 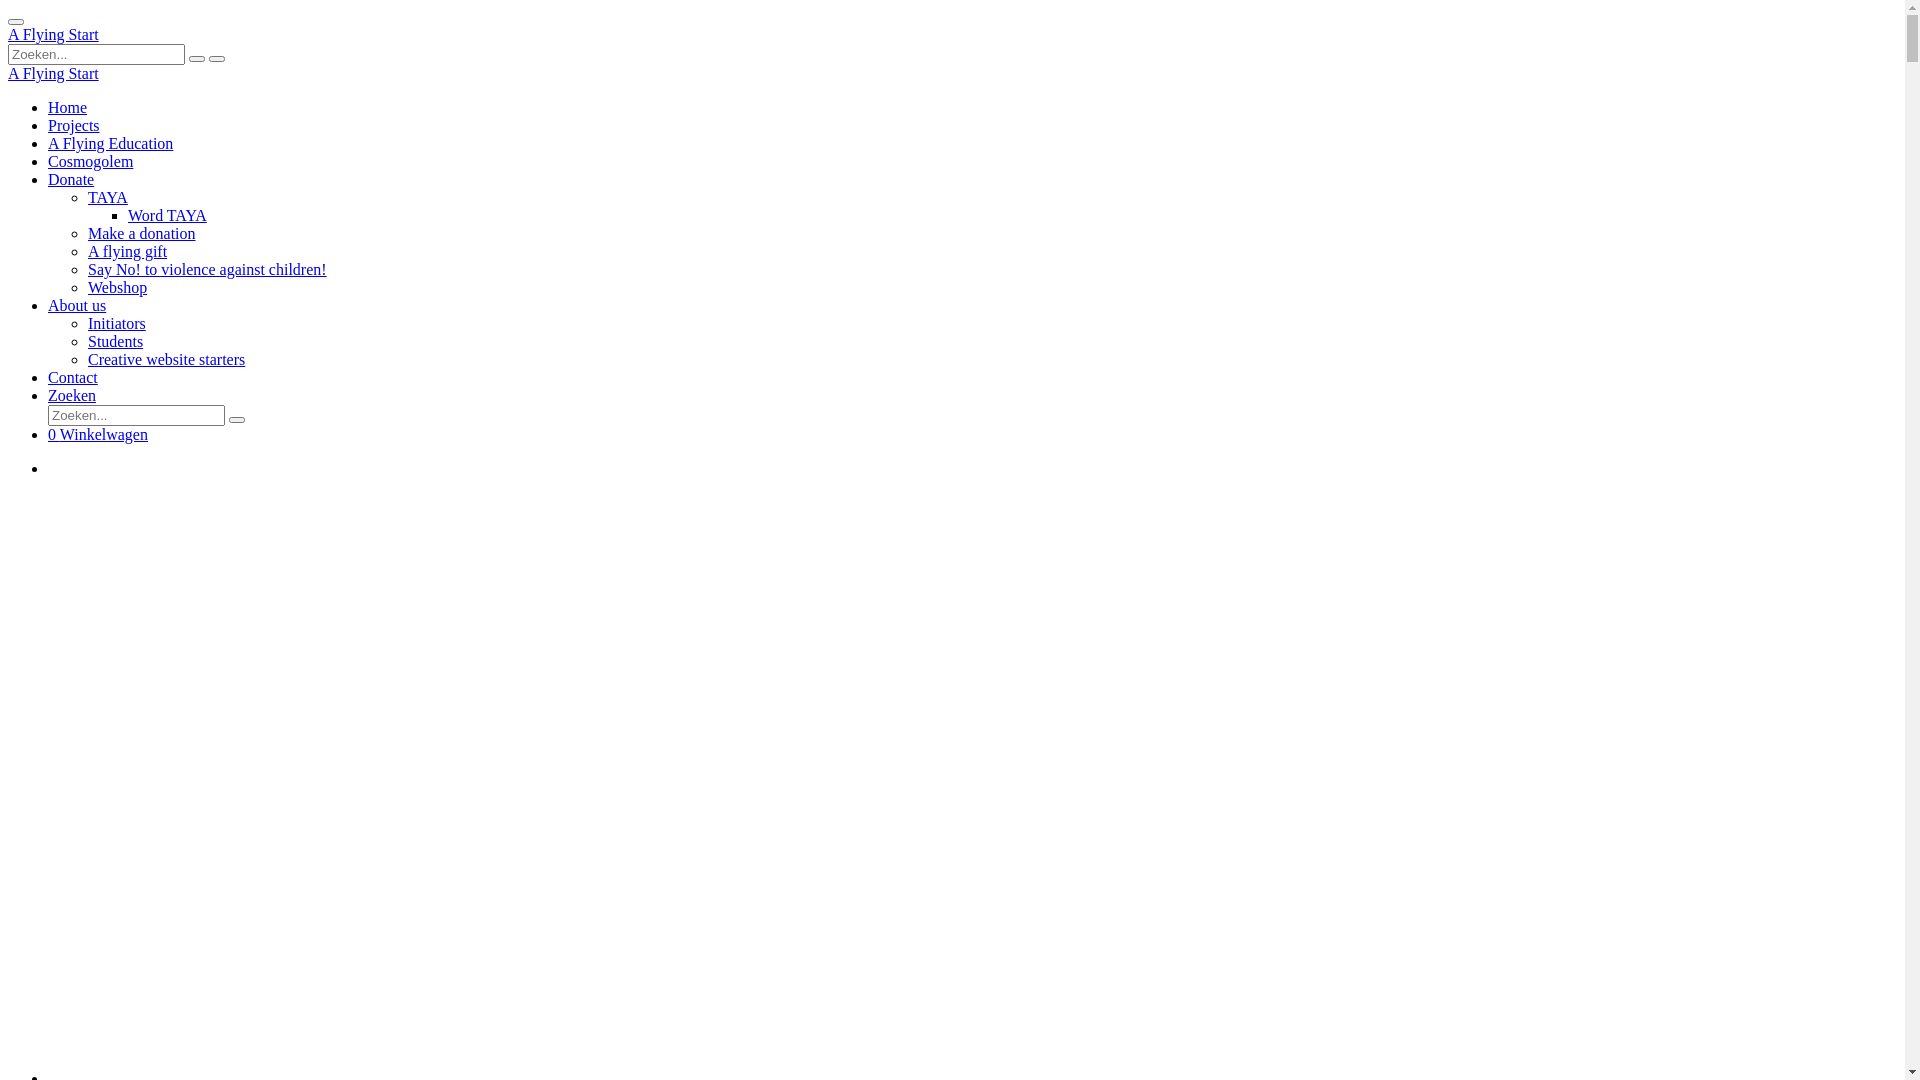 What do you see at coordinates (96, 433) in the screenshot?
I see `'0 Winkelwagen'` at bounding box center [96, 433].